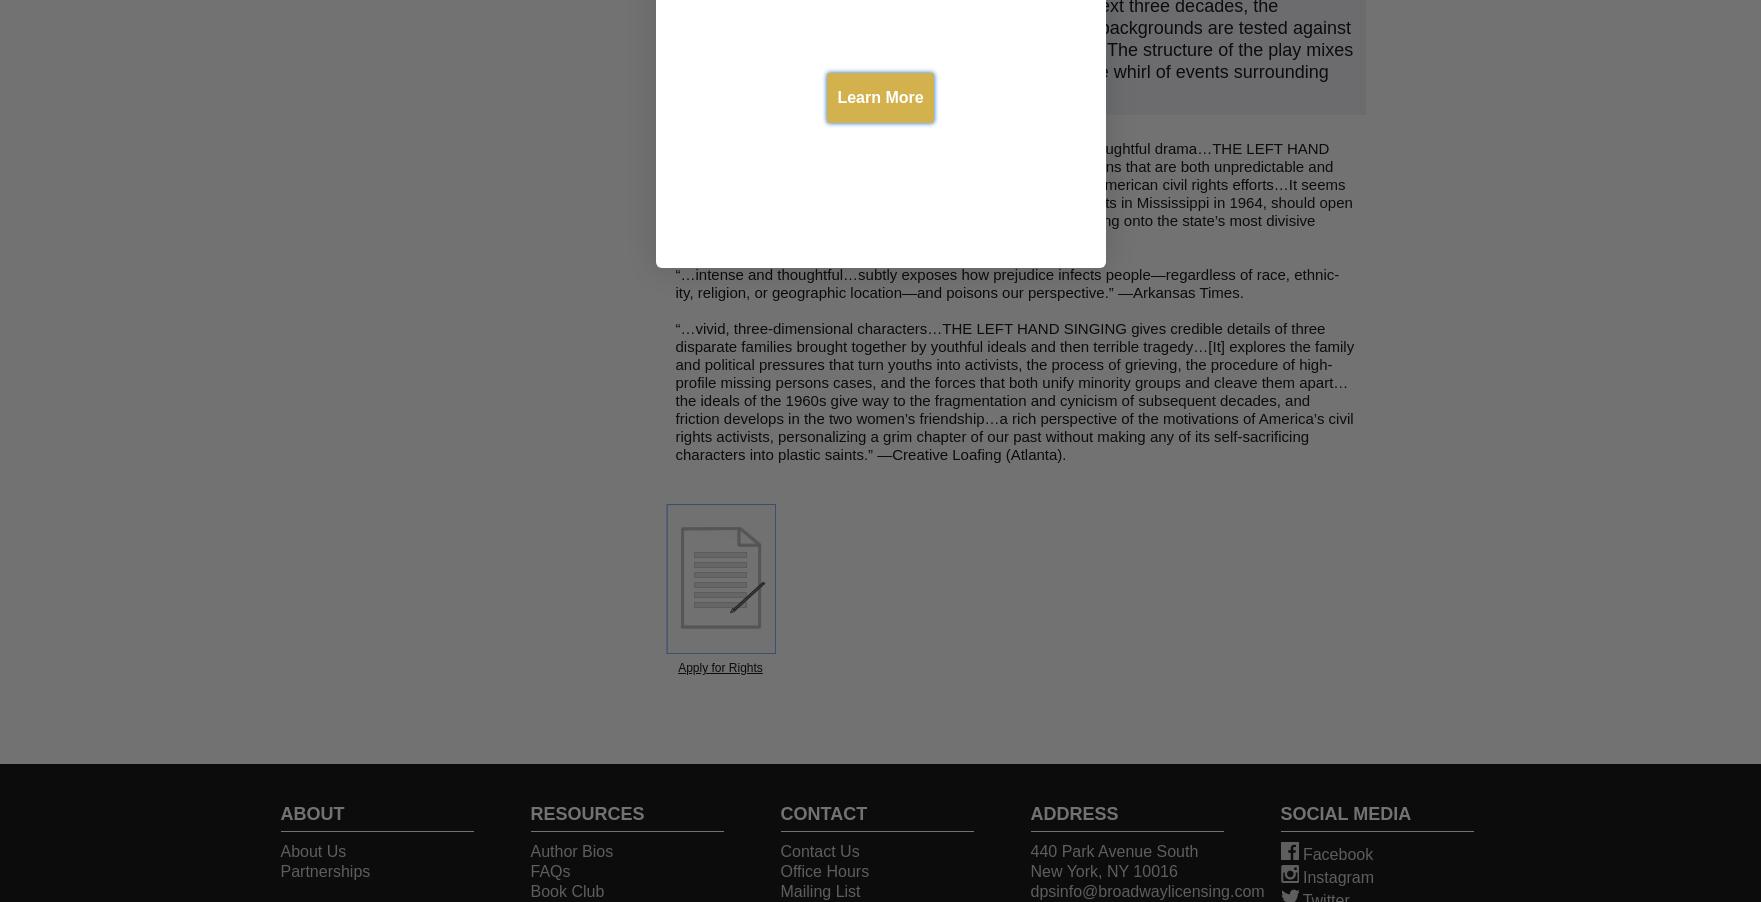  I want to click on 'CONTACT', so click(779, 812).